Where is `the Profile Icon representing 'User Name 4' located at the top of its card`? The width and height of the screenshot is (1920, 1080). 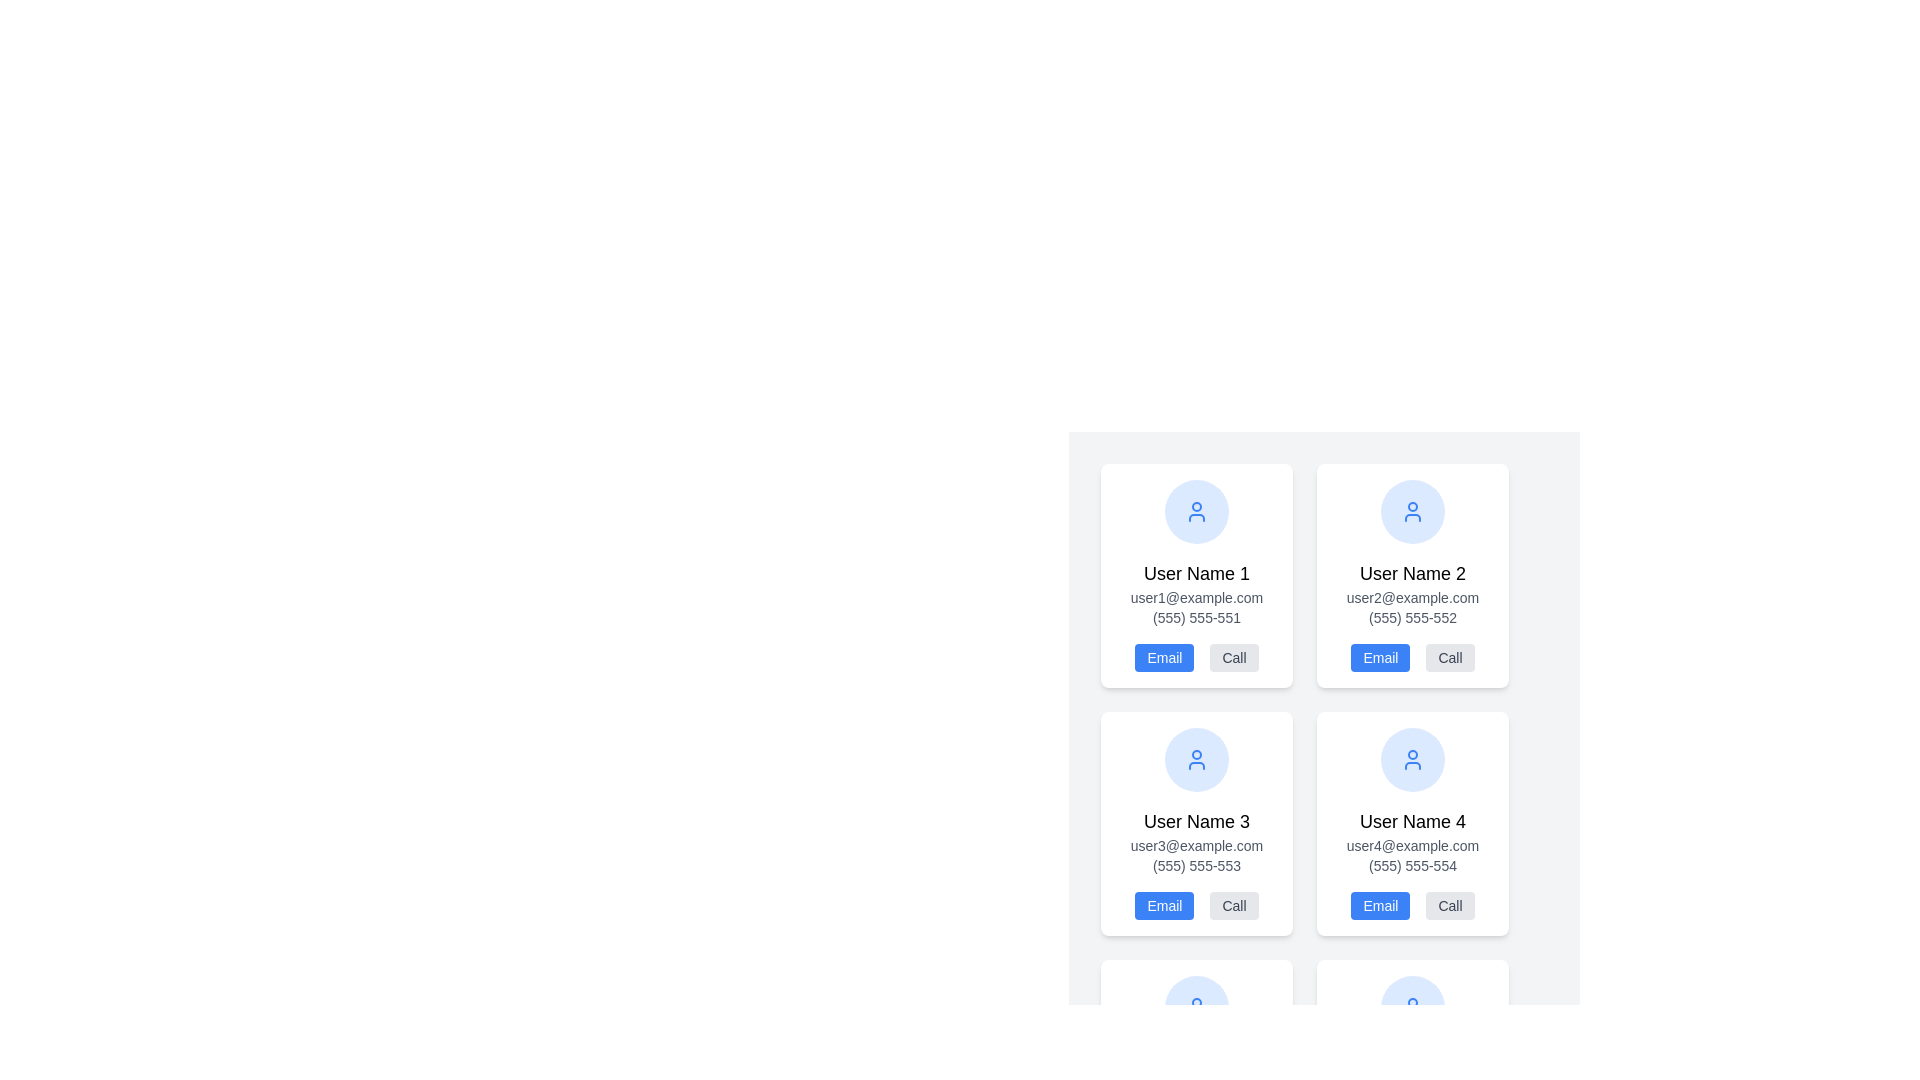
the Profile Icon representing 'User Name 4' located at the top of its card is located at coordinates (1411, 759).